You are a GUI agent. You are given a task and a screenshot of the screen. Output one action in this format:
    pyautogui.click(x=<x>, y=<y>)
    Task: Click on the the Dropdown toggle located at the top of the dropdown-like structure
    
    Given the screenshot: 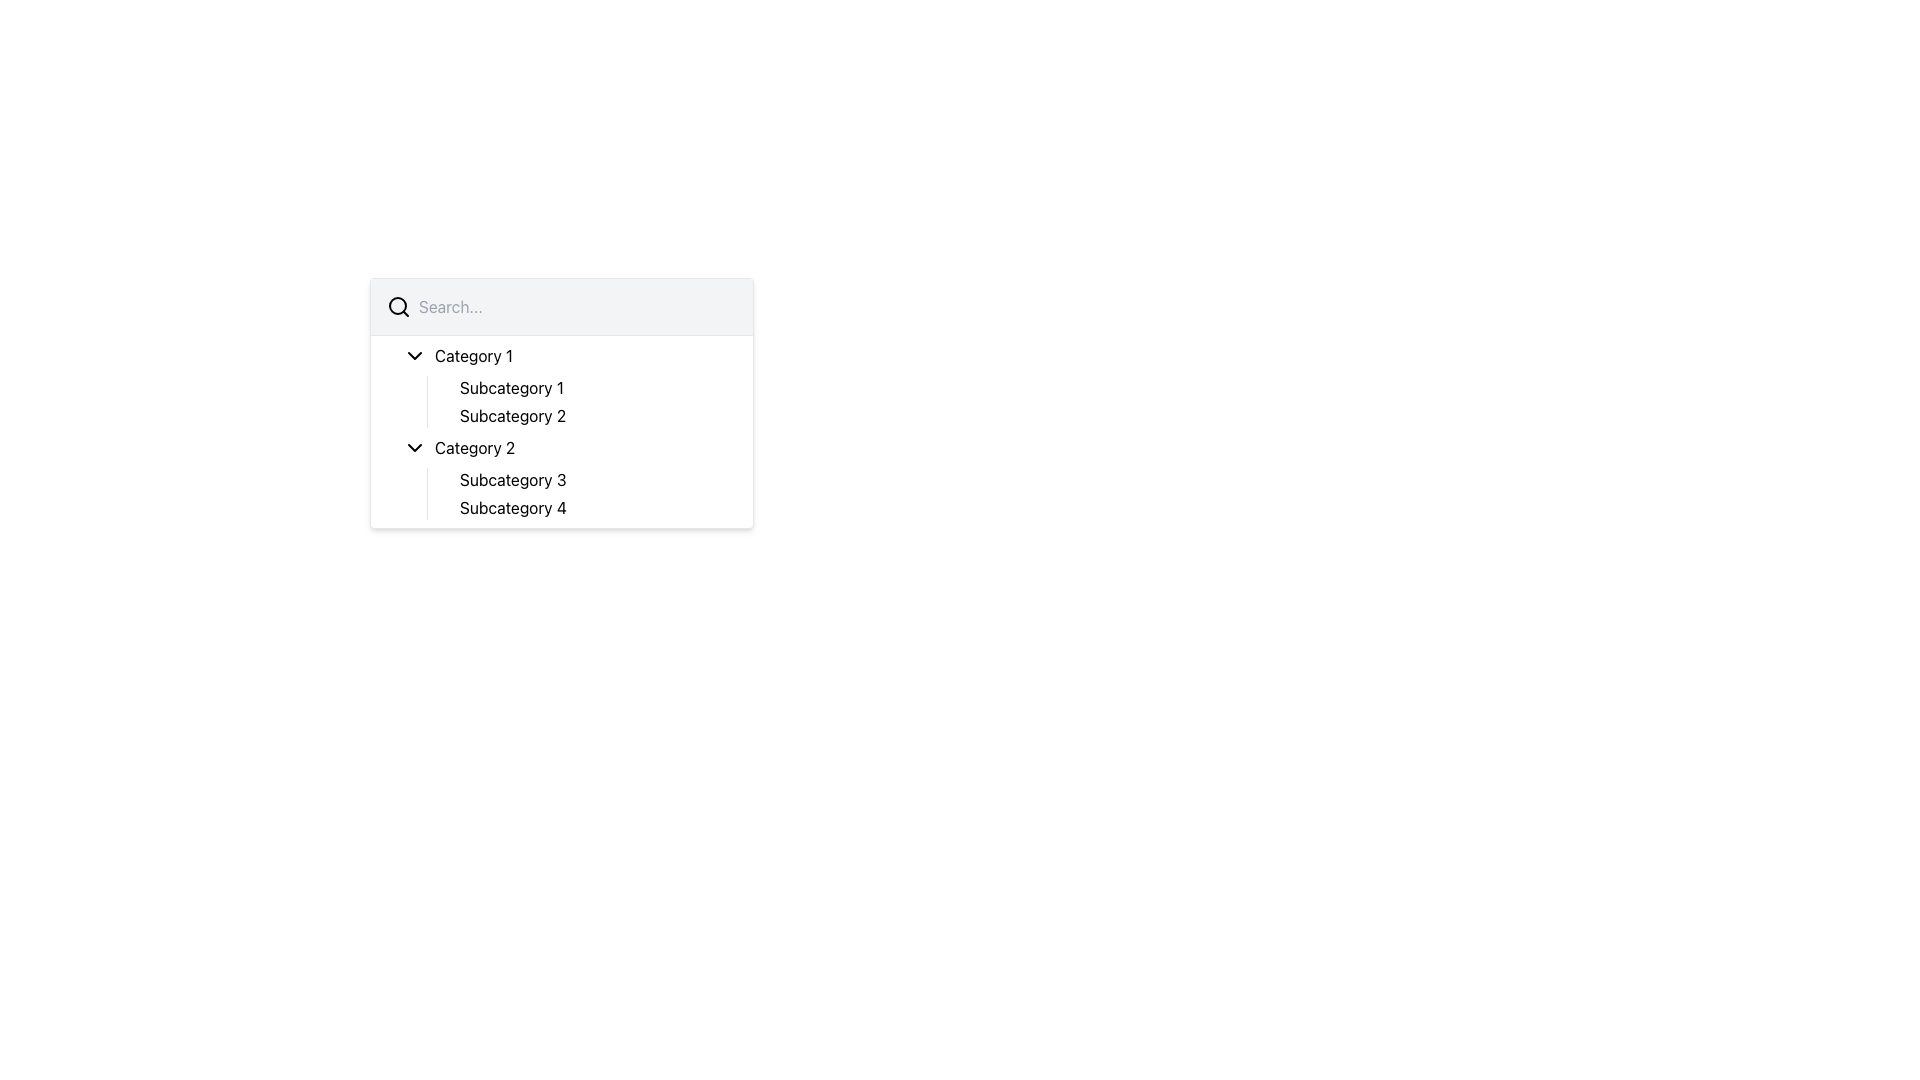 What is the action you would take?
    pyautogui.click(x=569, y=354)
    